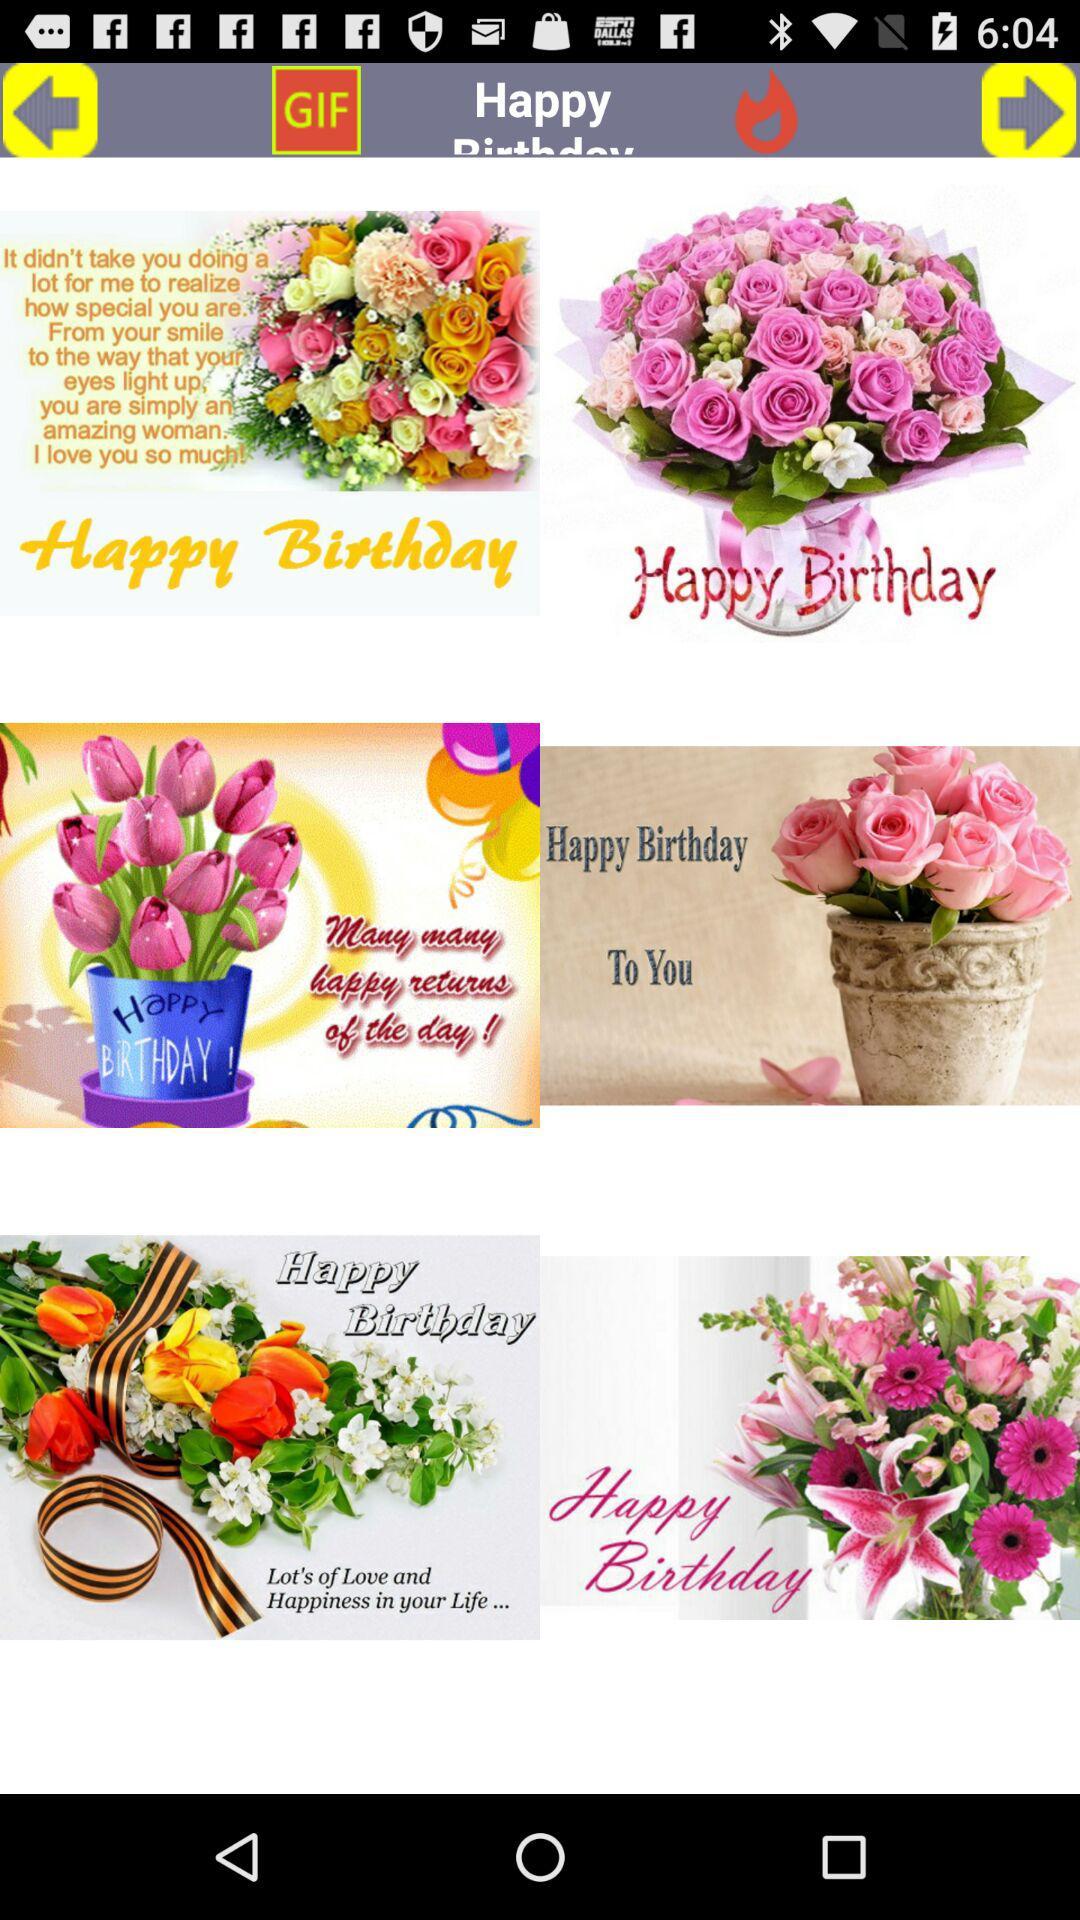 The image size is (1080, 1920). I want to click on the second image from top right, so click(810, 925).